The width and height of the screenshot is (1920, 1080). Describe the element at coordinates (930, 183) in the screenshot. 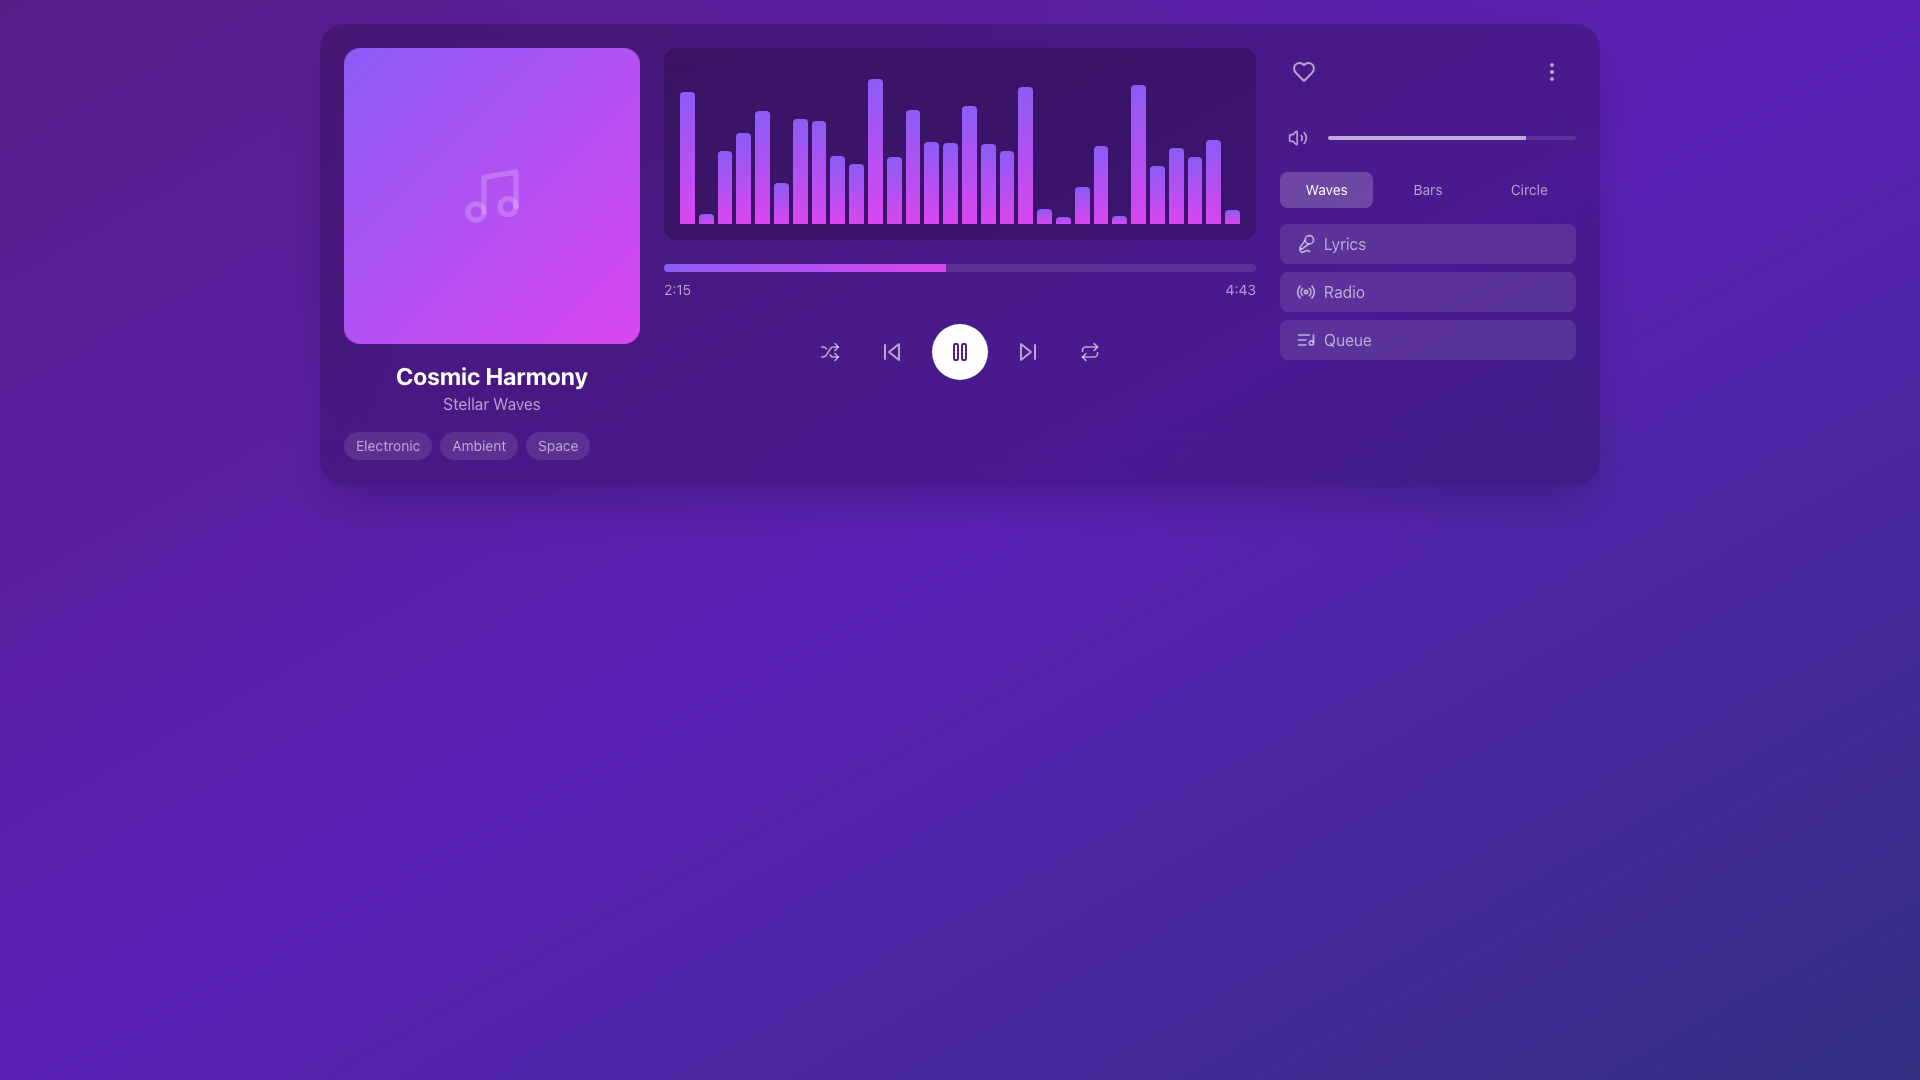

I see `the 14th bar of the audio equalizer display, which visually represents a specific frequency band in the audio playback visualization` at that location.